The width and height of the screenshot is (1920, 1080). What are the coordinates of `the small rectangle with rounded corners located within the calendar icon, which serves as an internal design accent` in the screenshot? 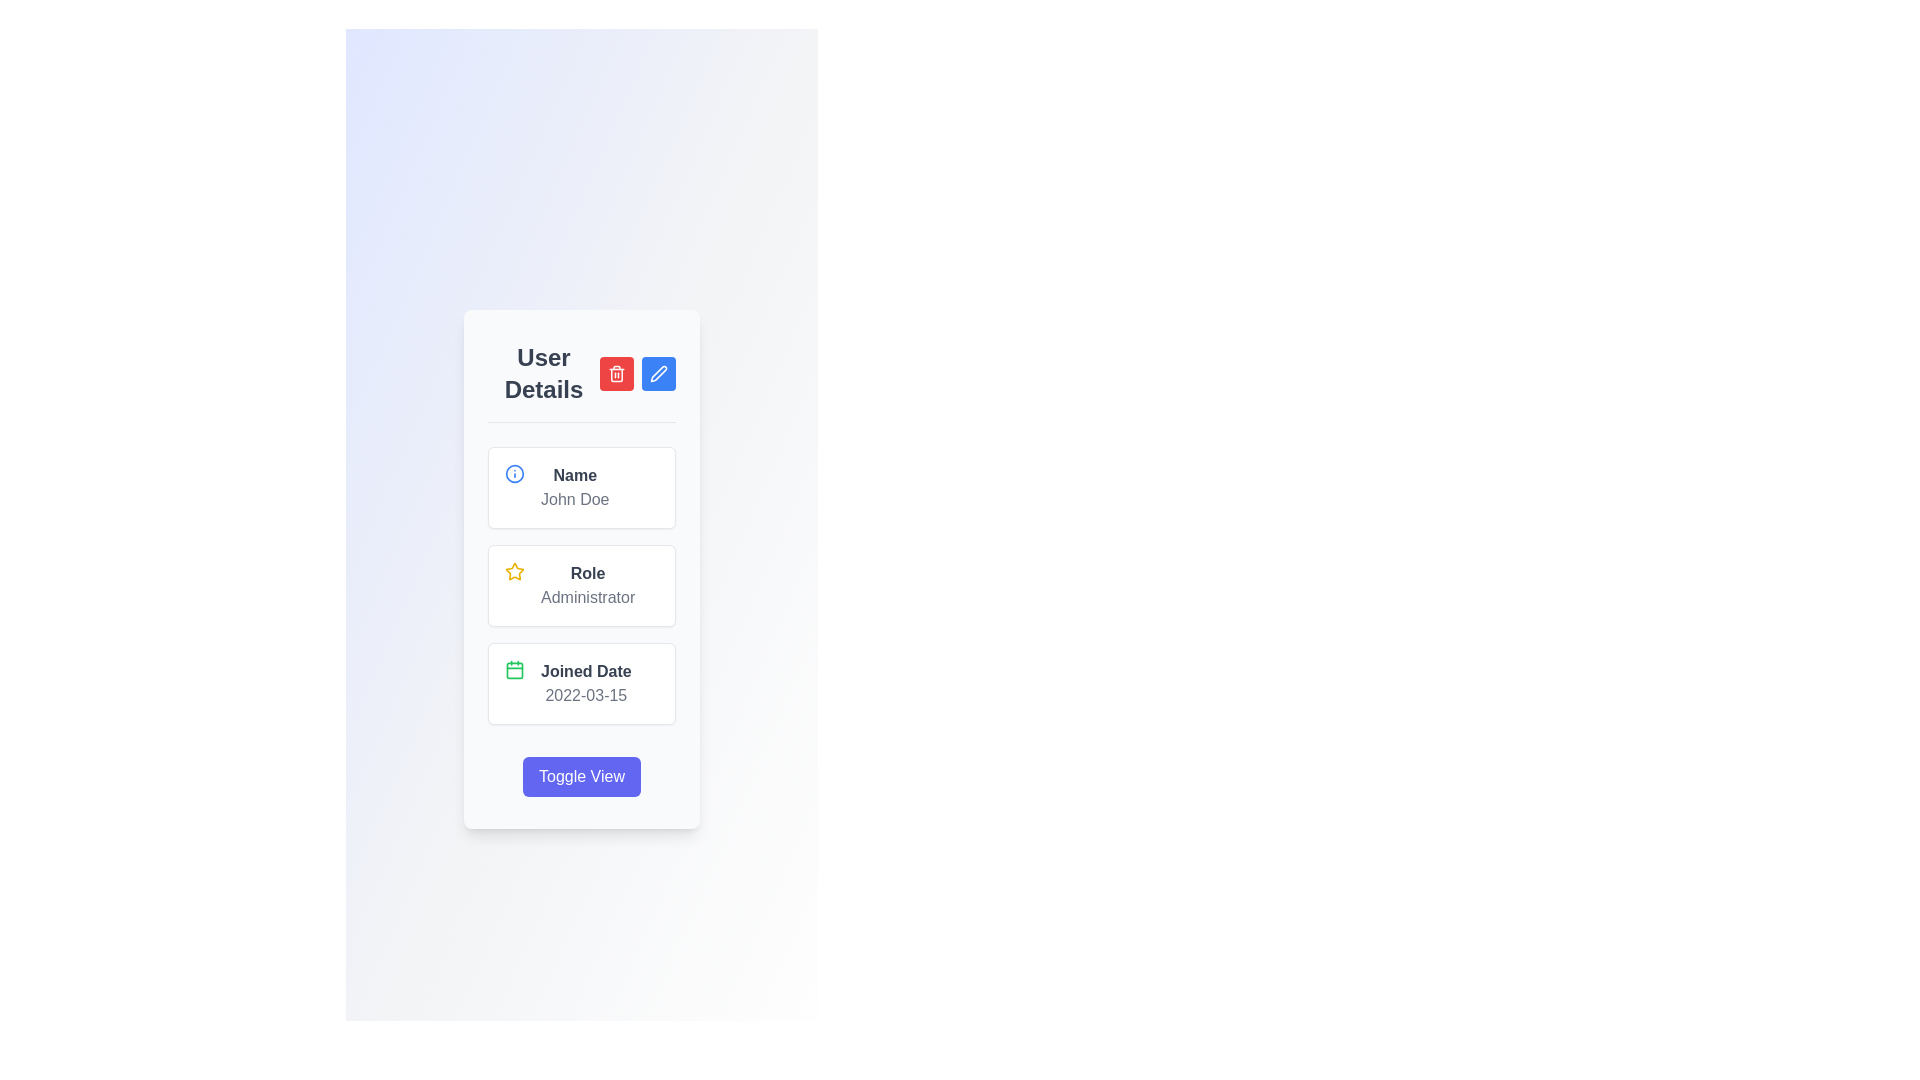 It's located at (514, 670).